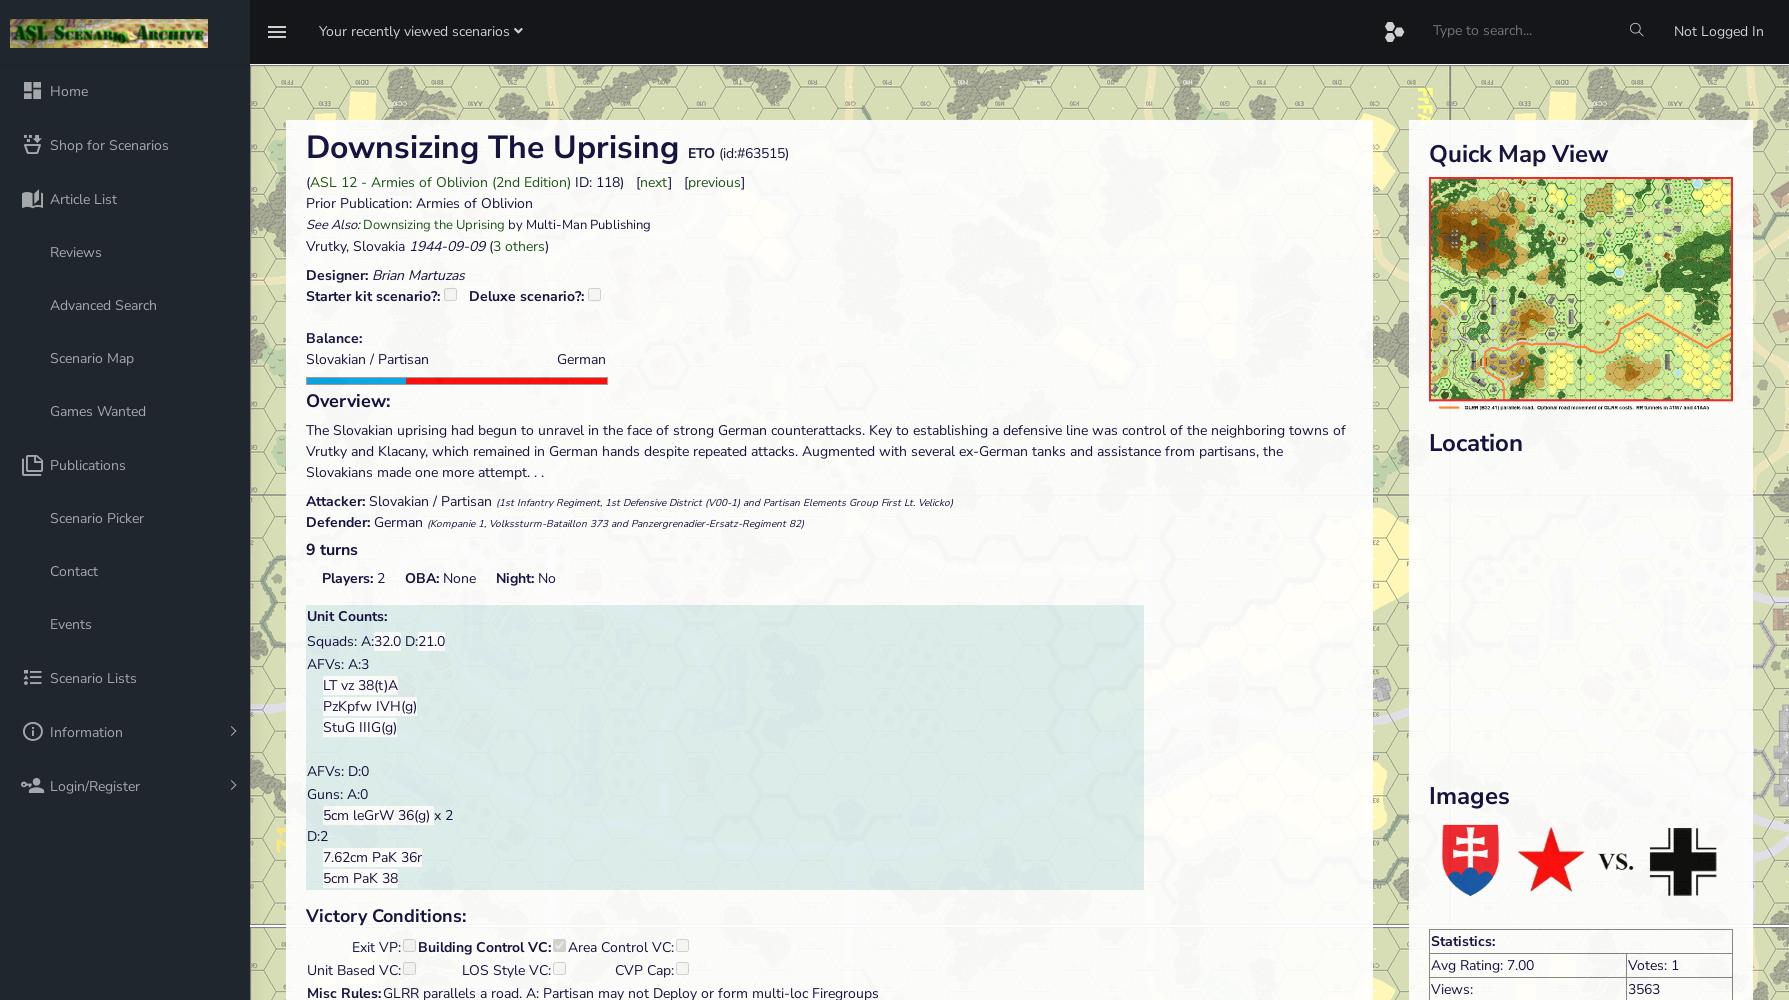 The height and width of the screenshot is (1000, 1789). What do you see at coordinates (468, 577) in the screenshot?
I see `'None'` at bounding box center [468, 577].